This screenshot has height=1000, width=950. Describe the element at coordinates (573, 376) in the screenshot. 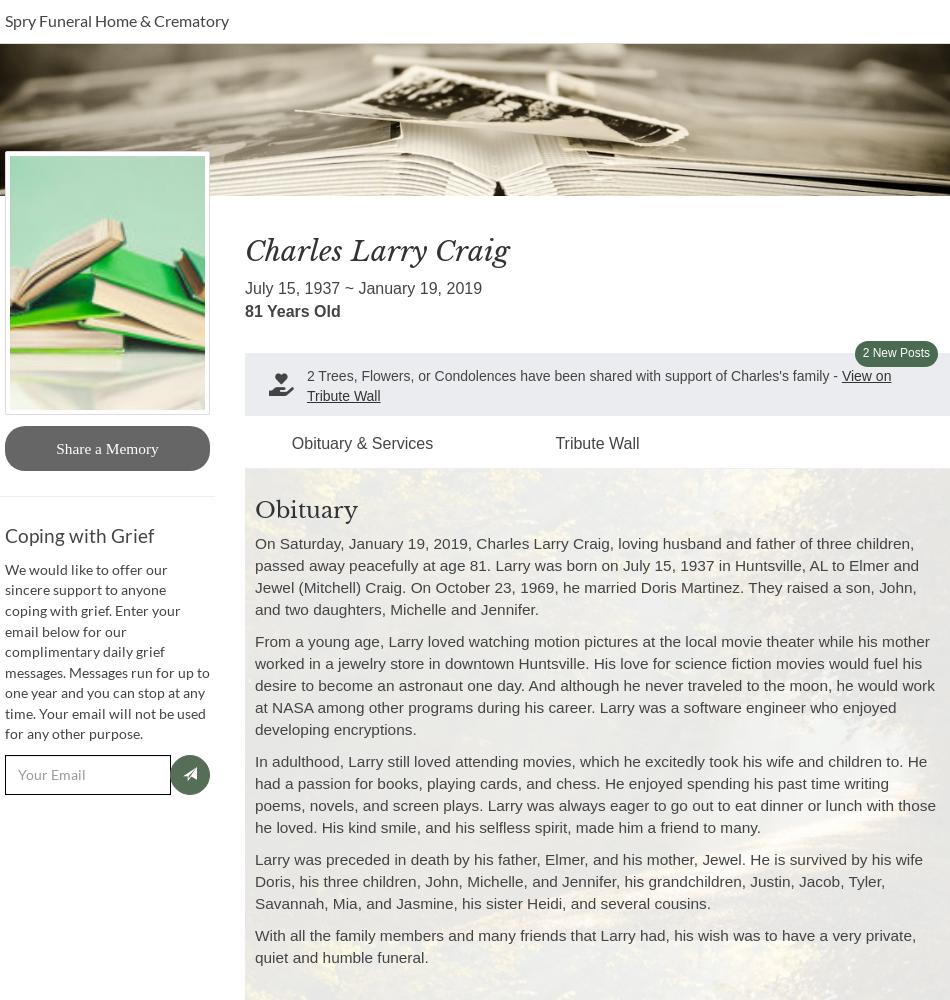

I see `'2 Trees, Flowers, or Condolences have been shared with support of Charles's family -'` at that location.